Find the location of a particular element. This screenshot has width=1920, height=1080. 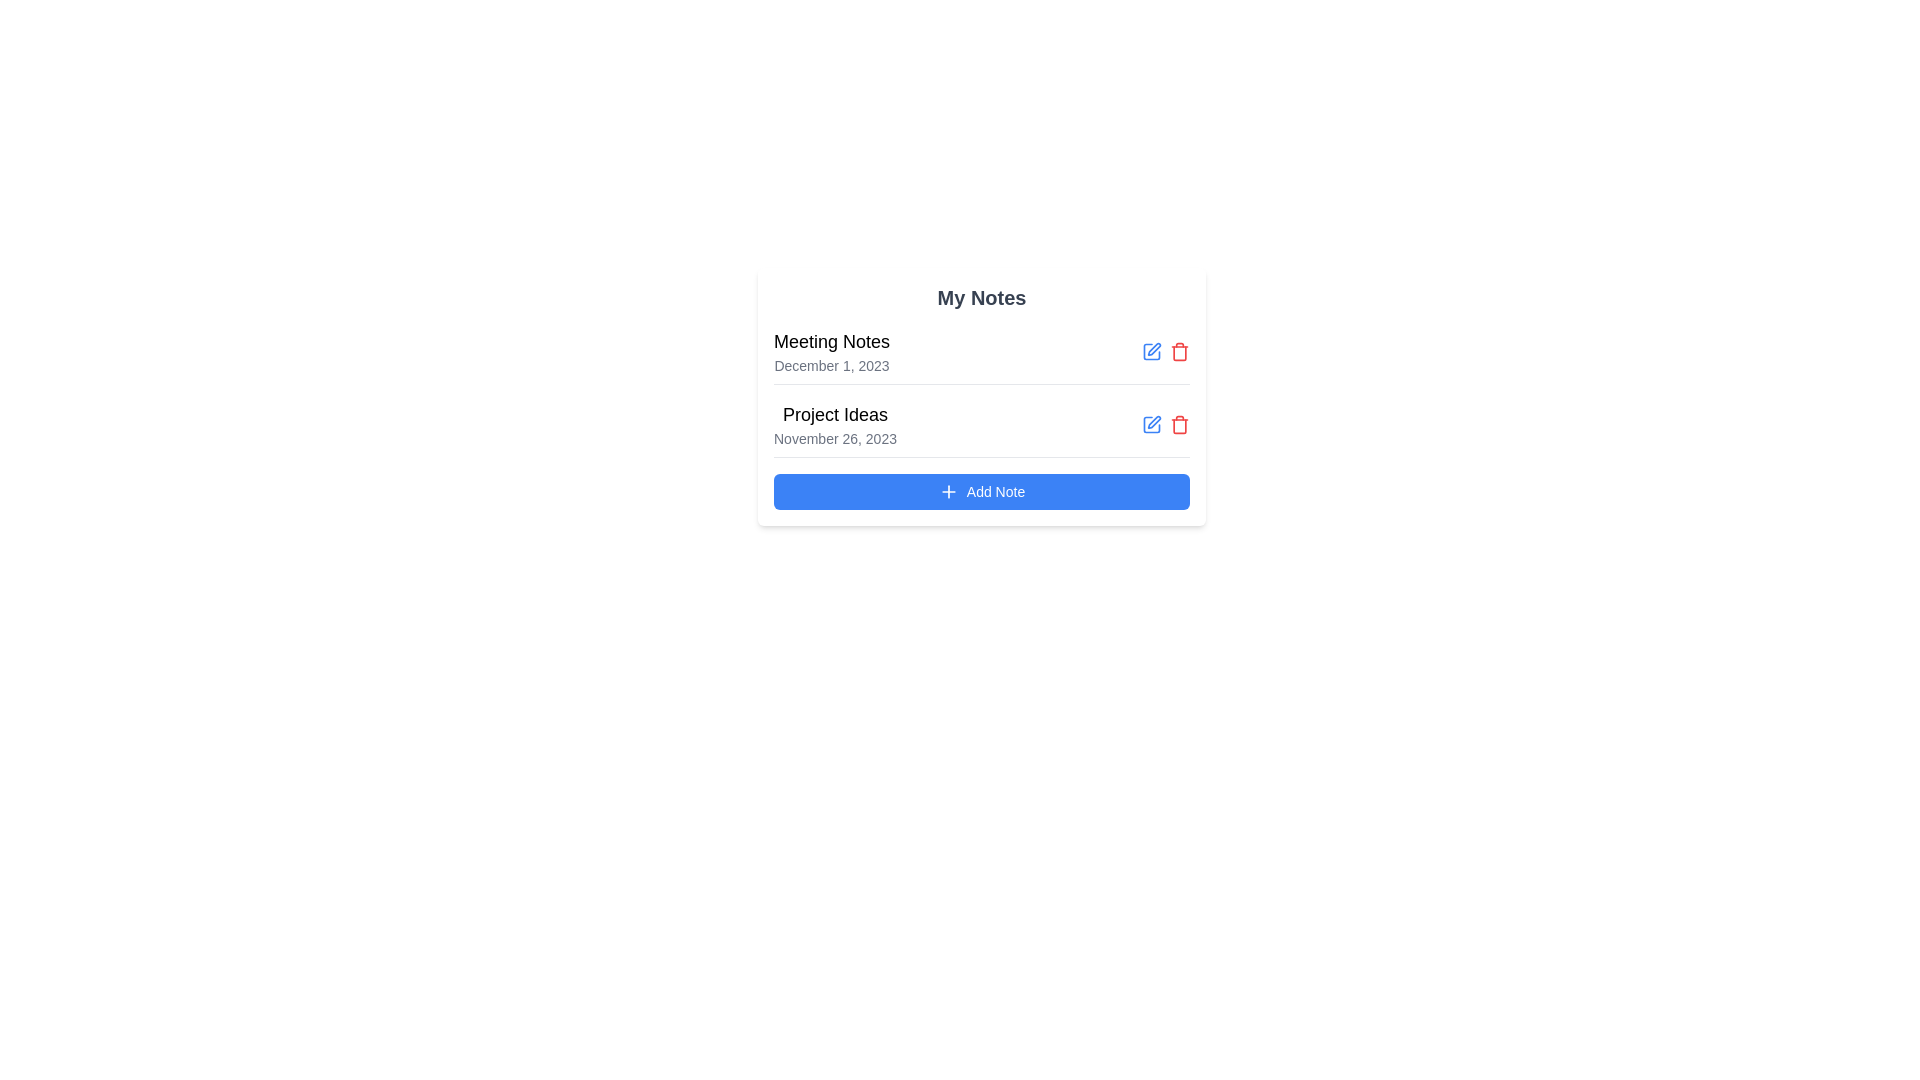

the Date label displaying 'November 26, 2023' in gray font, located below the 'Project Ideas' heading in the second note of 'My Notes' is located at coordinates (835, 438).